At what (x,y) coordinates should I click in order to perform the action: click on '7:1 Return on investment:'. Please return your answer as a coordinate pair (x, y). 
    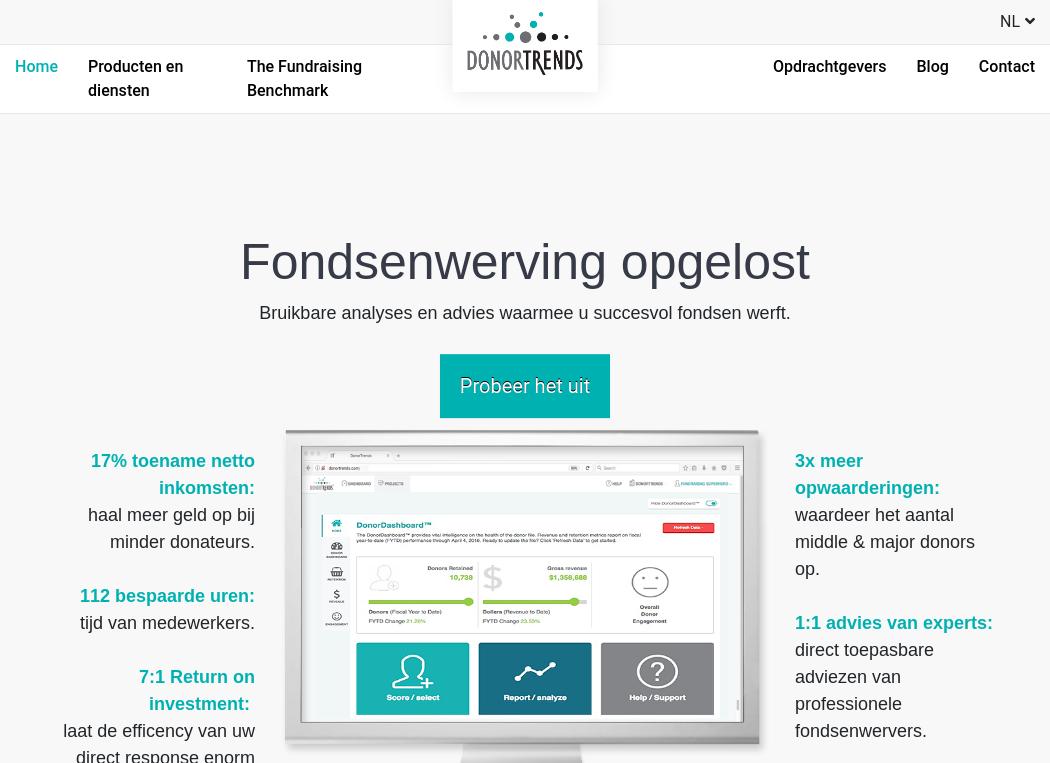
    Looking at the image, I should click on (136, 689).